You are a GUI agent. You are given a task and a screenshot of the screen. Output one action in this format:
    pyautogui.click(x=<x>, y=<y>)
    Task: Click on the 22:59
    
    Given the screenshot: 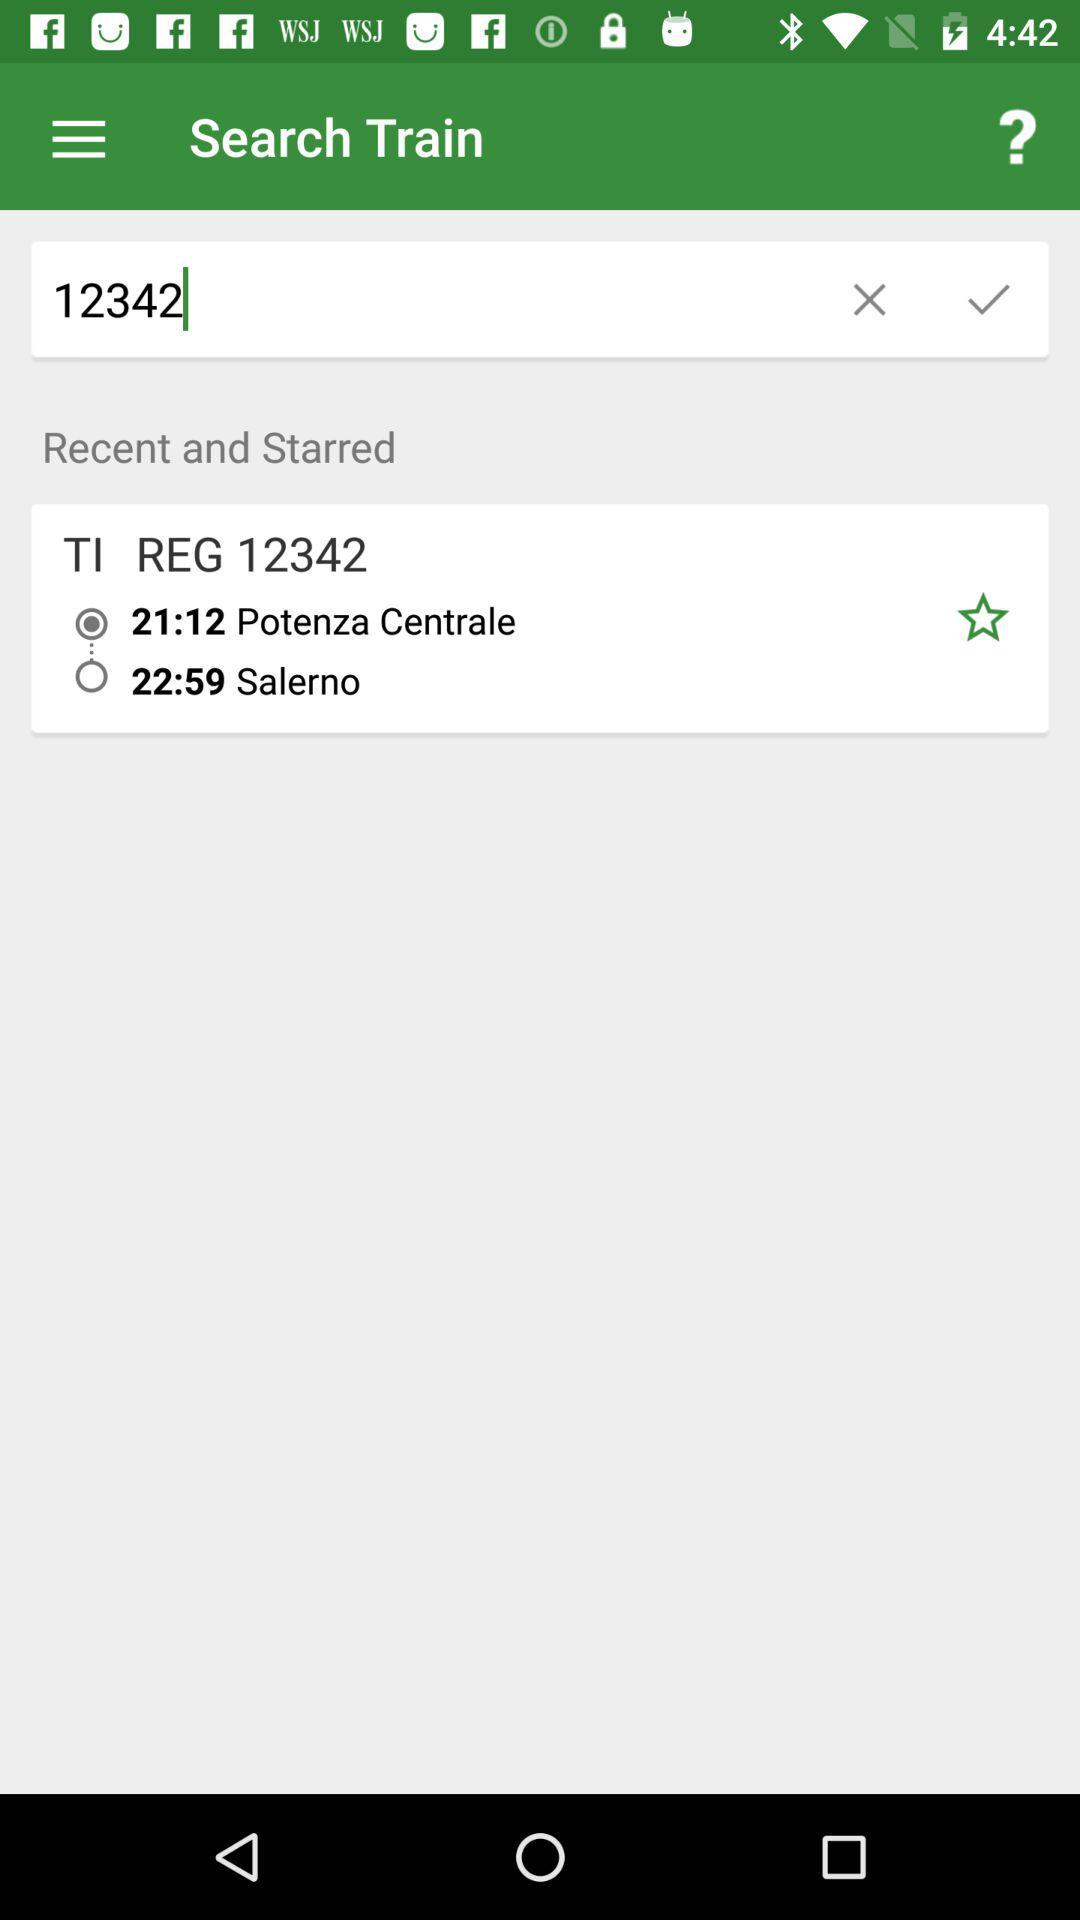 What is the action you would take?
    pyautogui.click(x=177, y=680)
    